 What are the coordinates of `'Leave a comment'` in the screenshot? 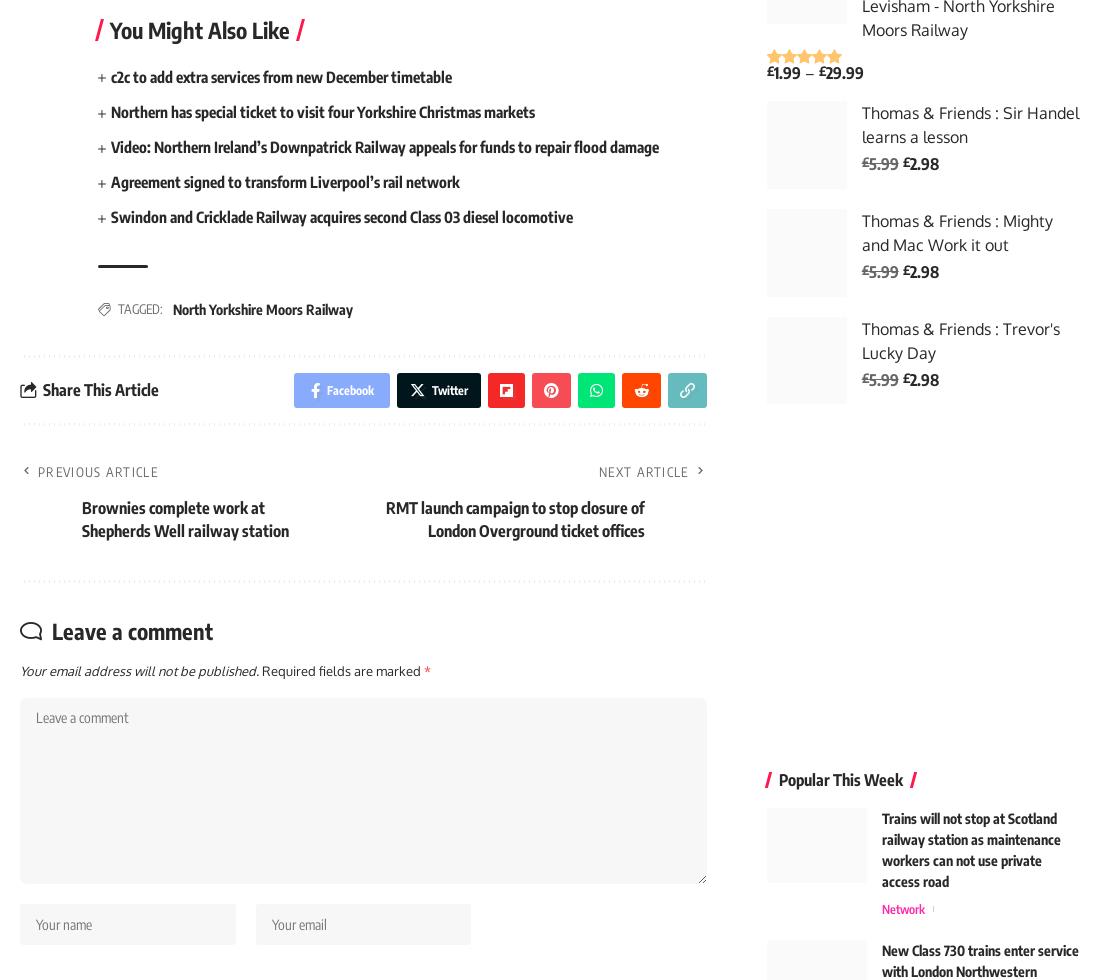 It's located at (132, 641).